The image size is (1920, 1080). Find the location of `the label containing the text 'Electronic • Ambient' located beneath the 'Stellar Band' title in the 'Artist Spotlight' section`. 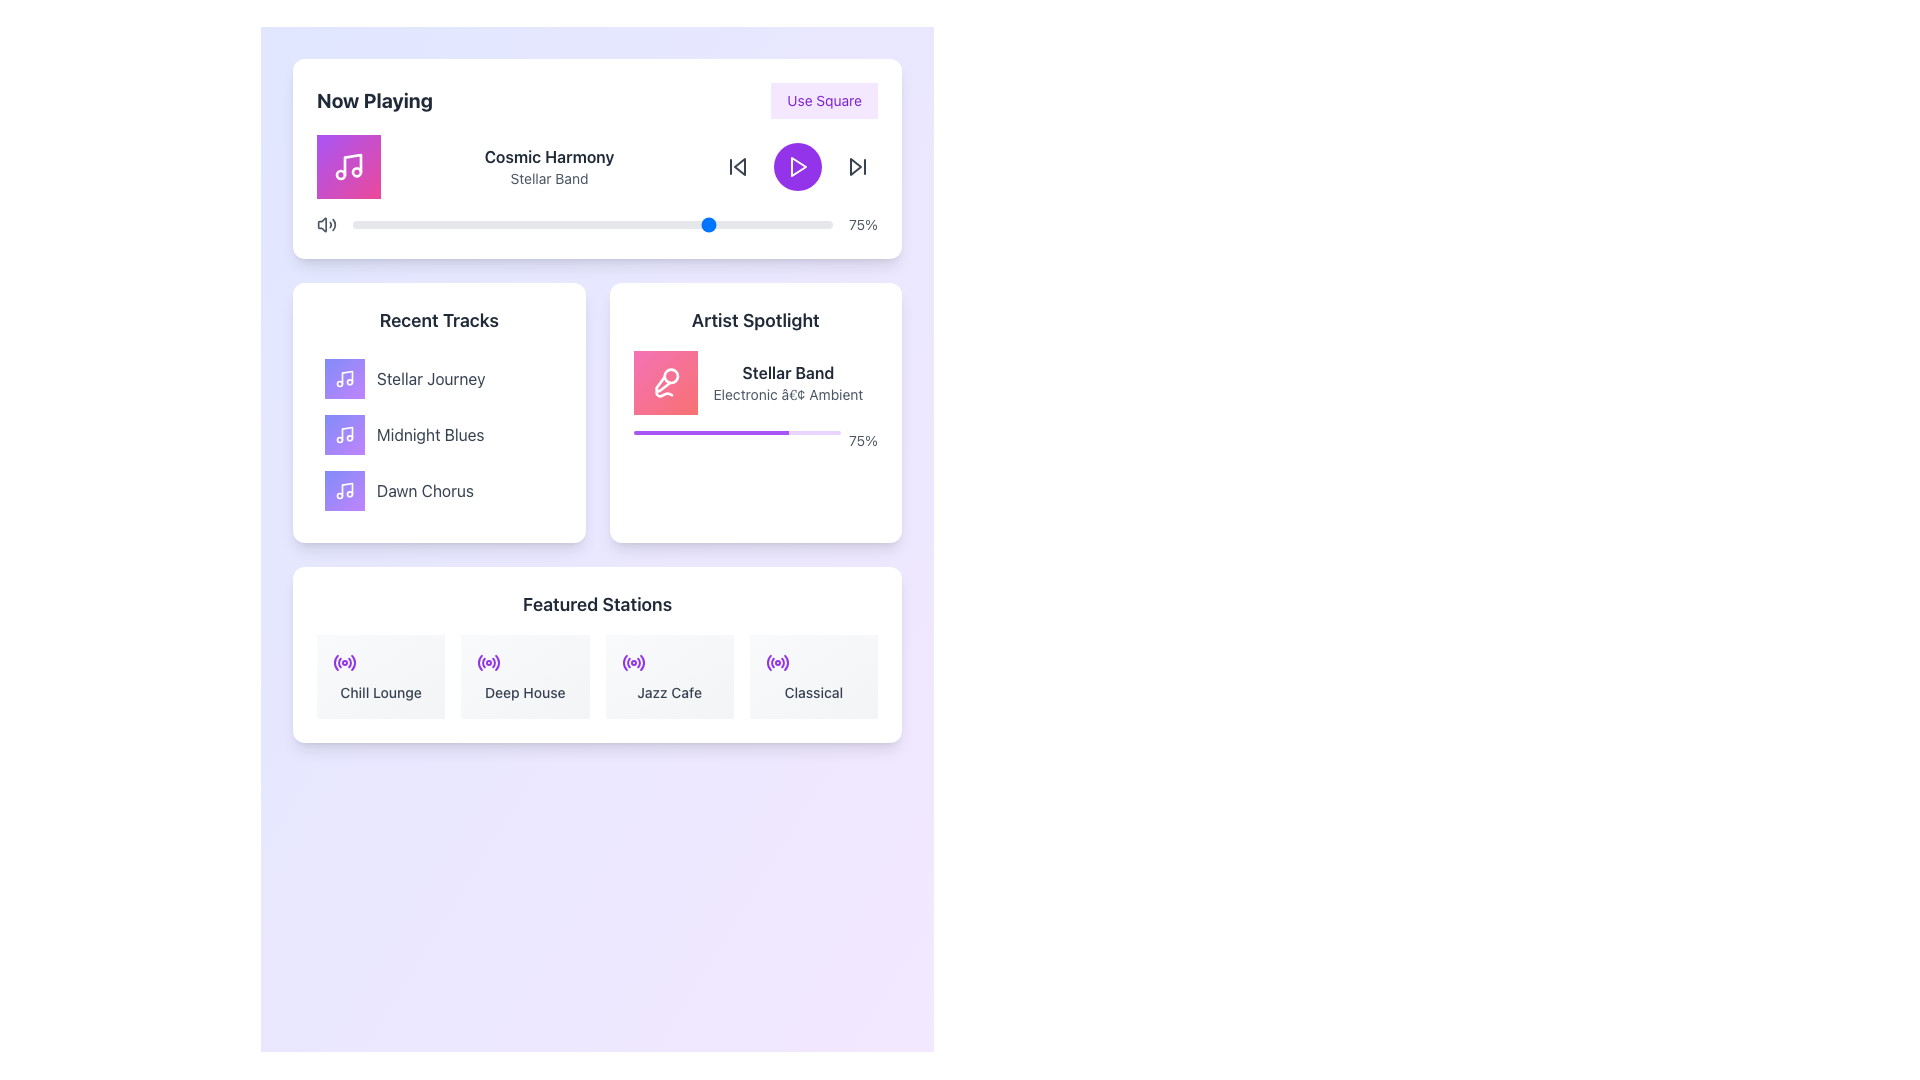

the label containing the text 'Electronic • Ambient' located beneath the 'Stellar Band' title in the 'Artist Spotlight' section is located at coordinates (787, 394).